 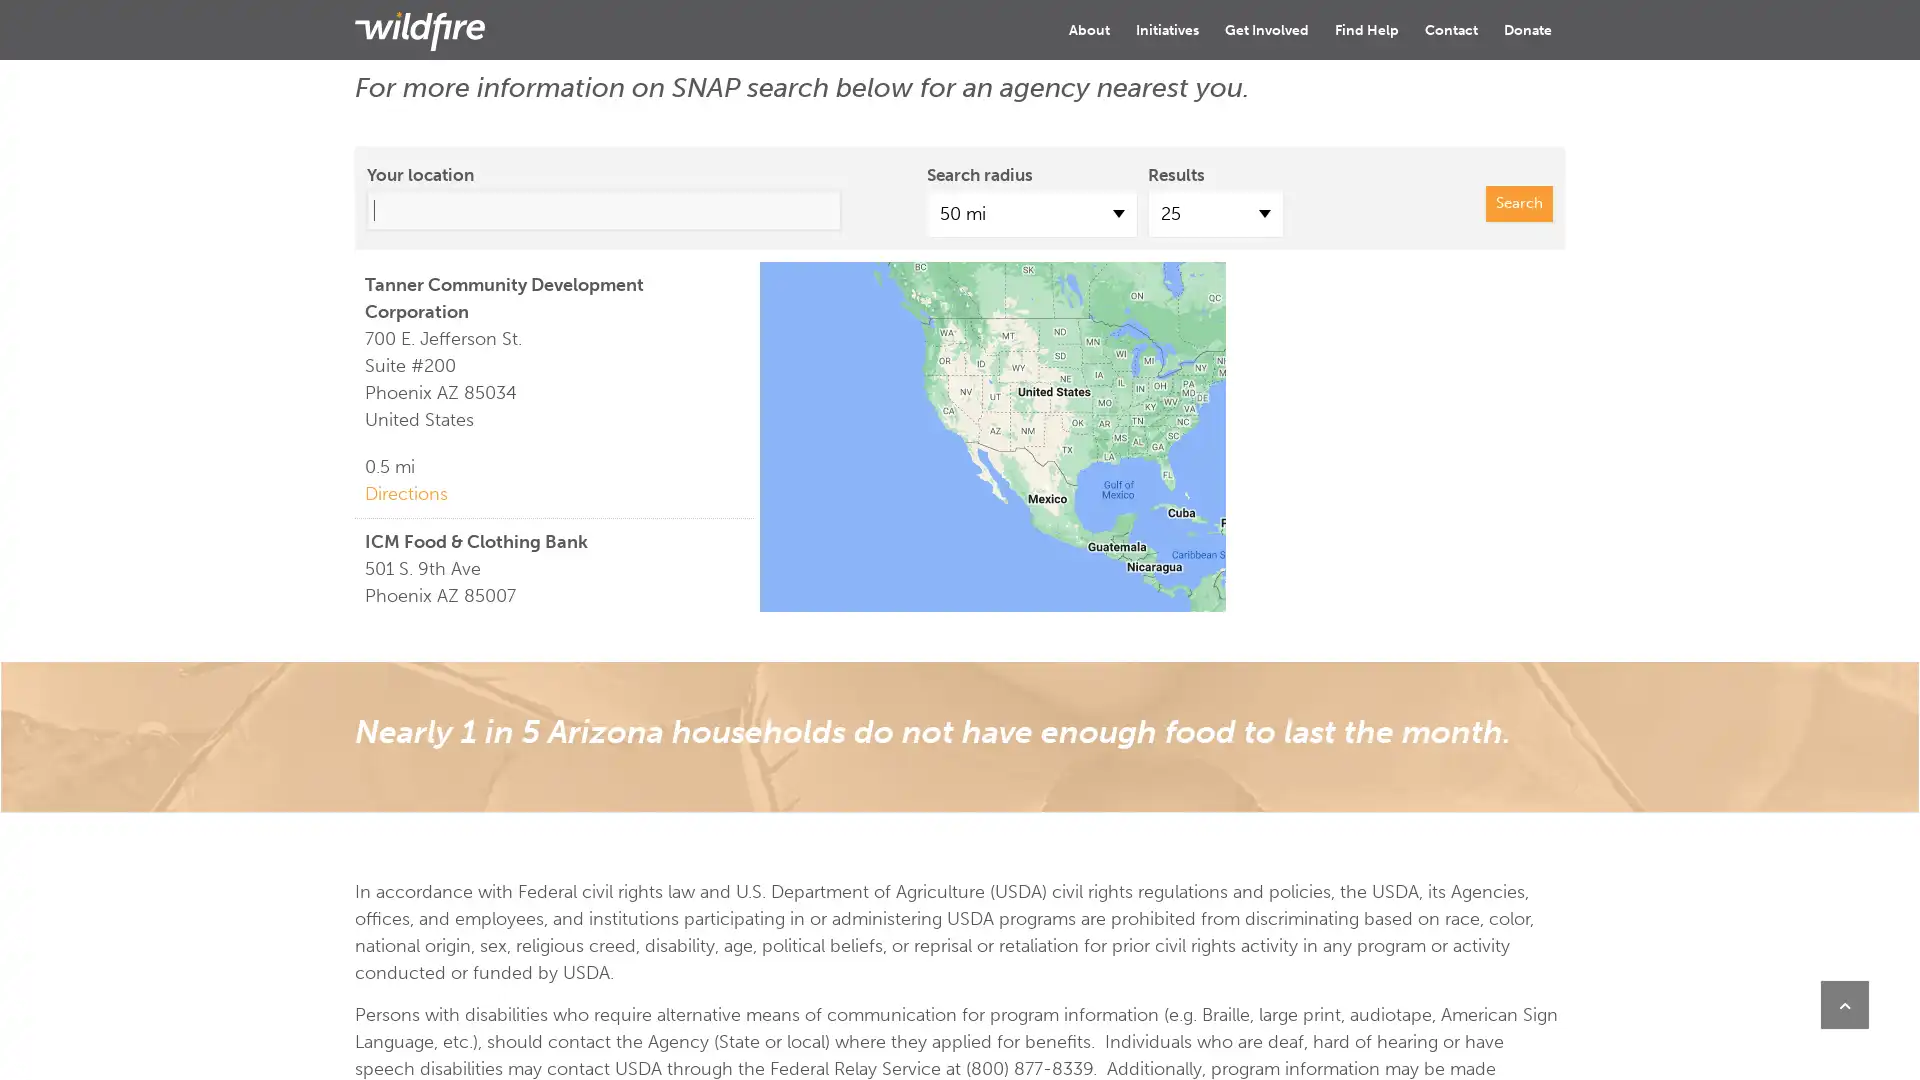 What do you see at coordinates (1147, 394) in the screenshot?
I see `Adelante Healthcare Phoenix  Central` at bounding box center [1147, 394].